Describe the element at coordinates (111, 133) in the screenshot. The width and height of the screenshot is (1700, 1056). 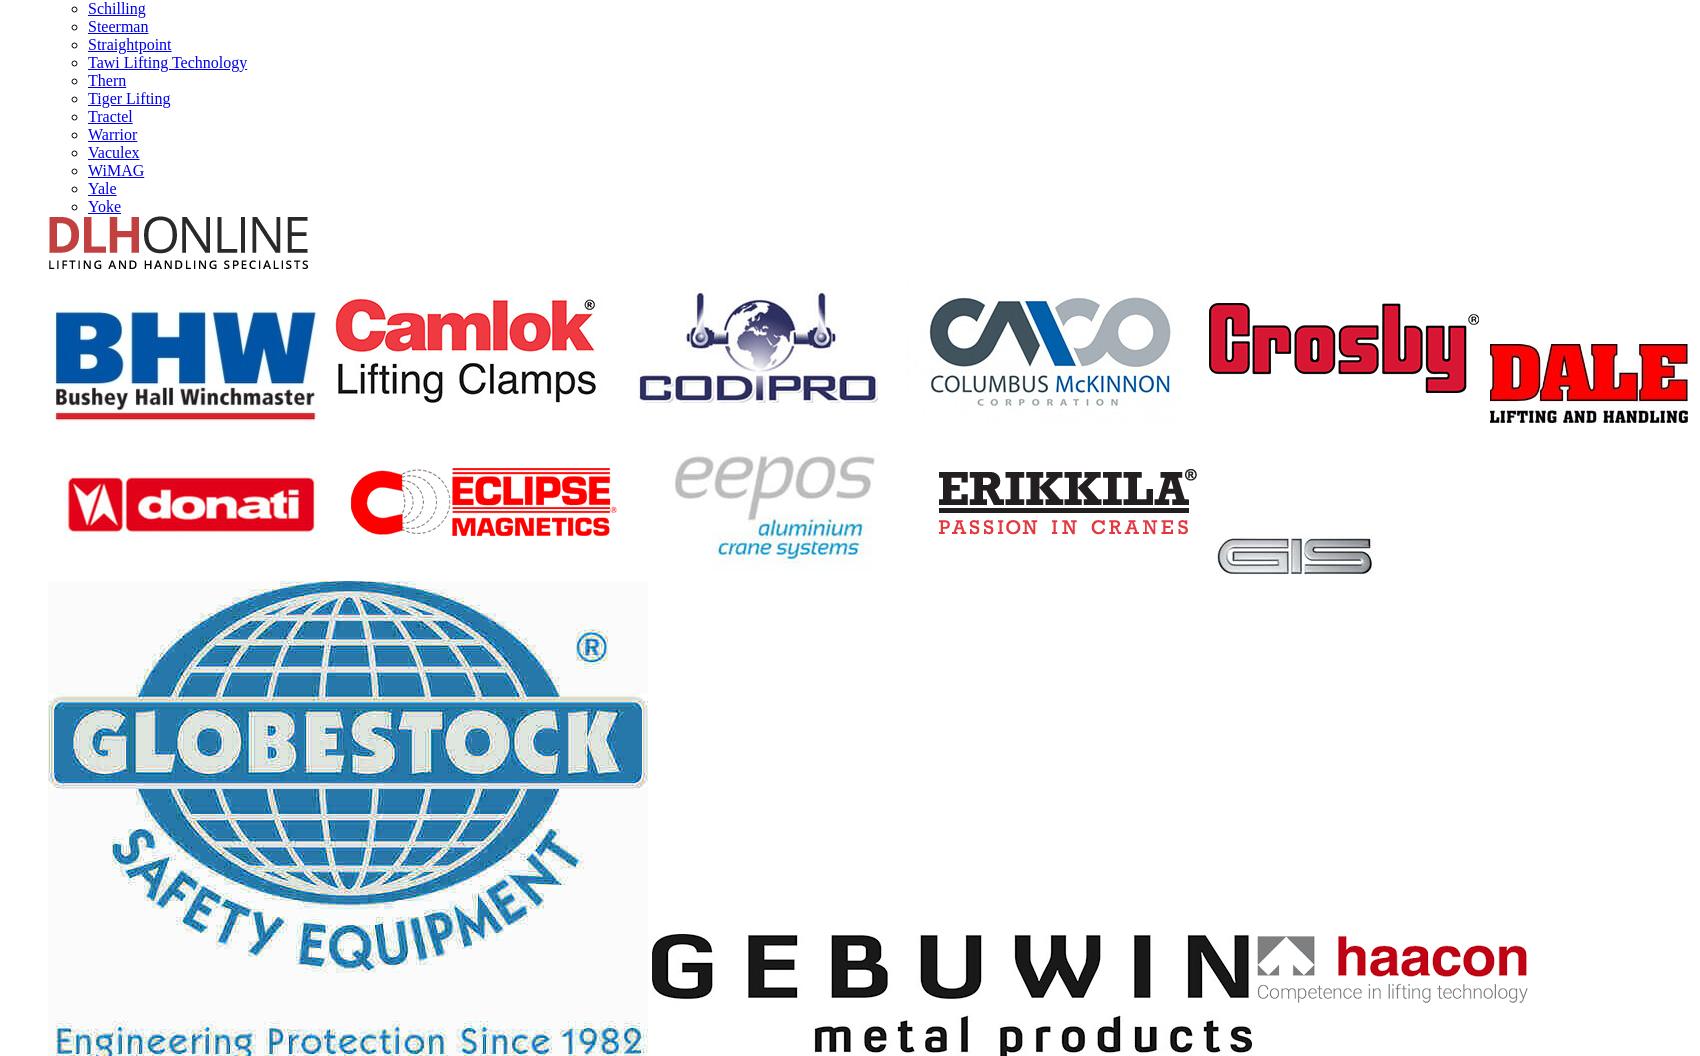
I see `'Warrior'` at that location.